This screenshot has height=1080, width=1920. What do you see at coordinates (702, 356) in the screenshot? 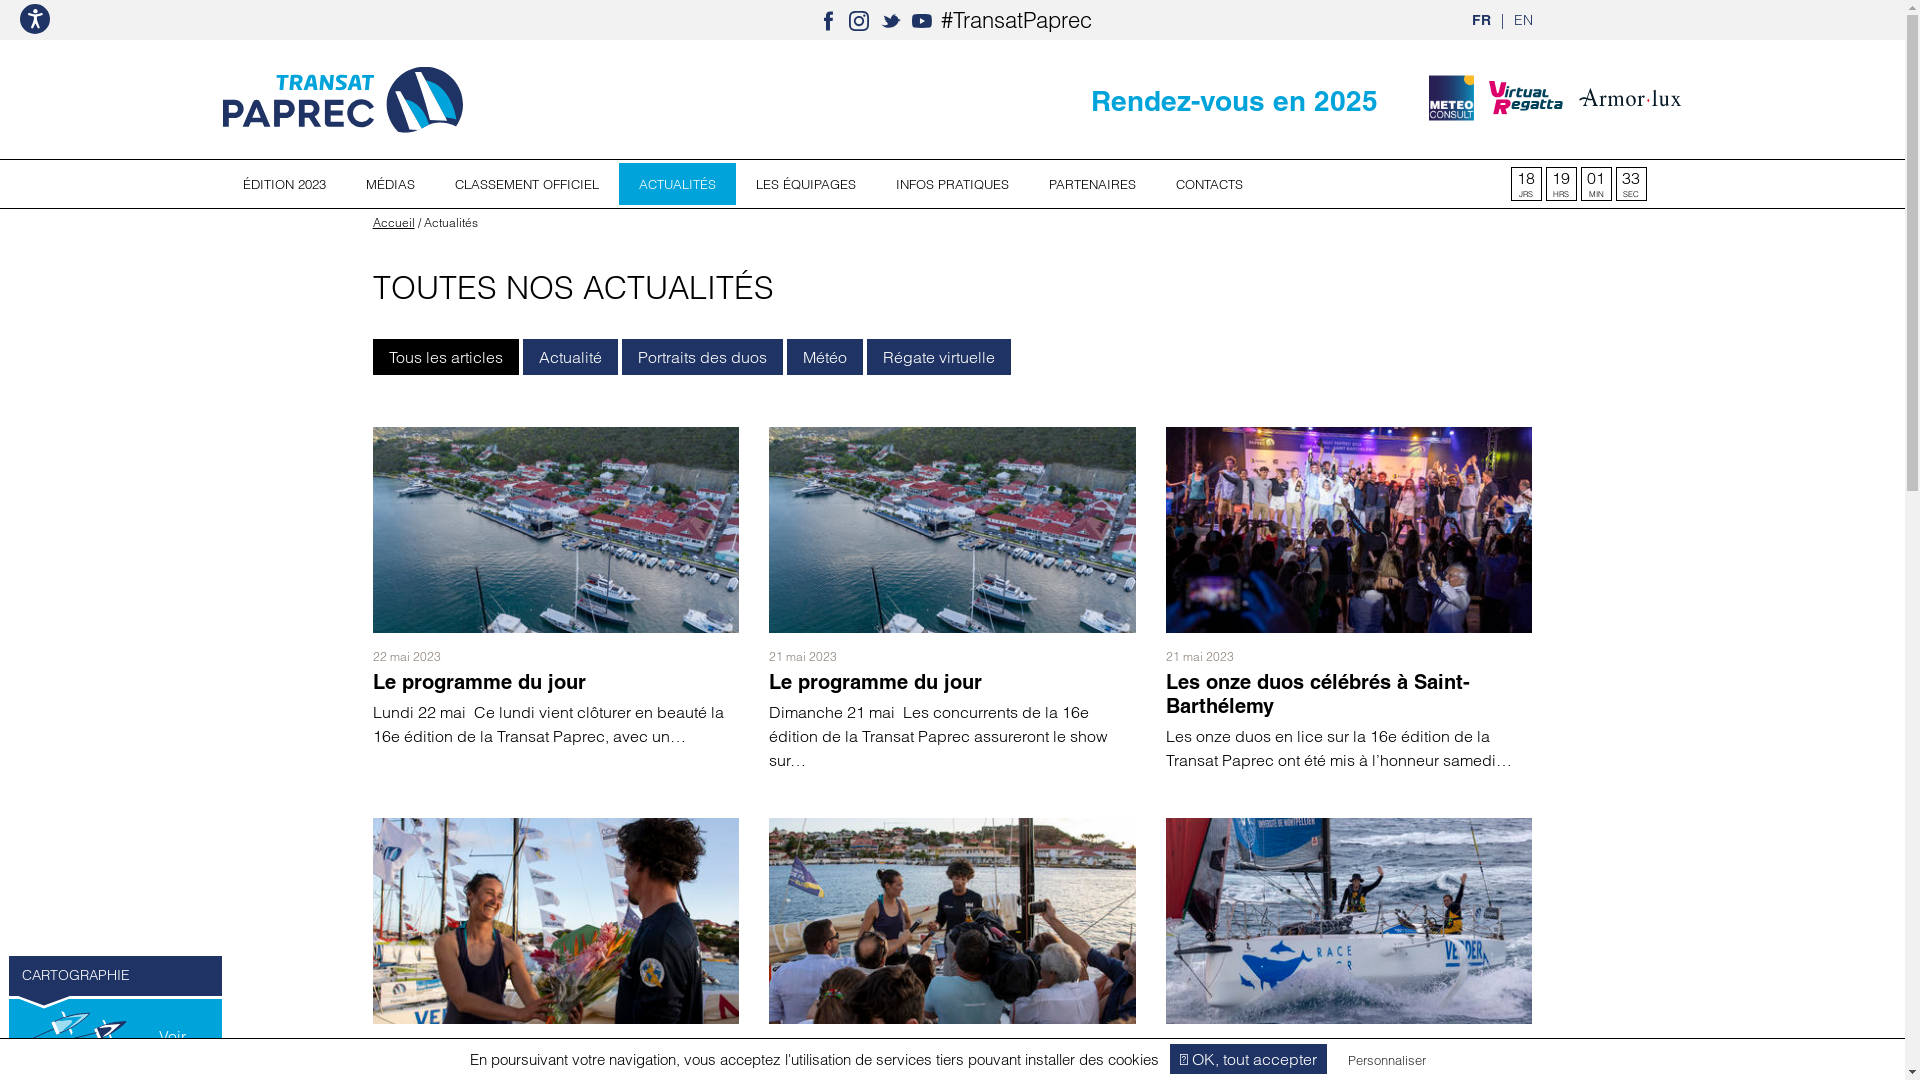
I see `'Portraits des duos'` at bounding box center [702, 356].